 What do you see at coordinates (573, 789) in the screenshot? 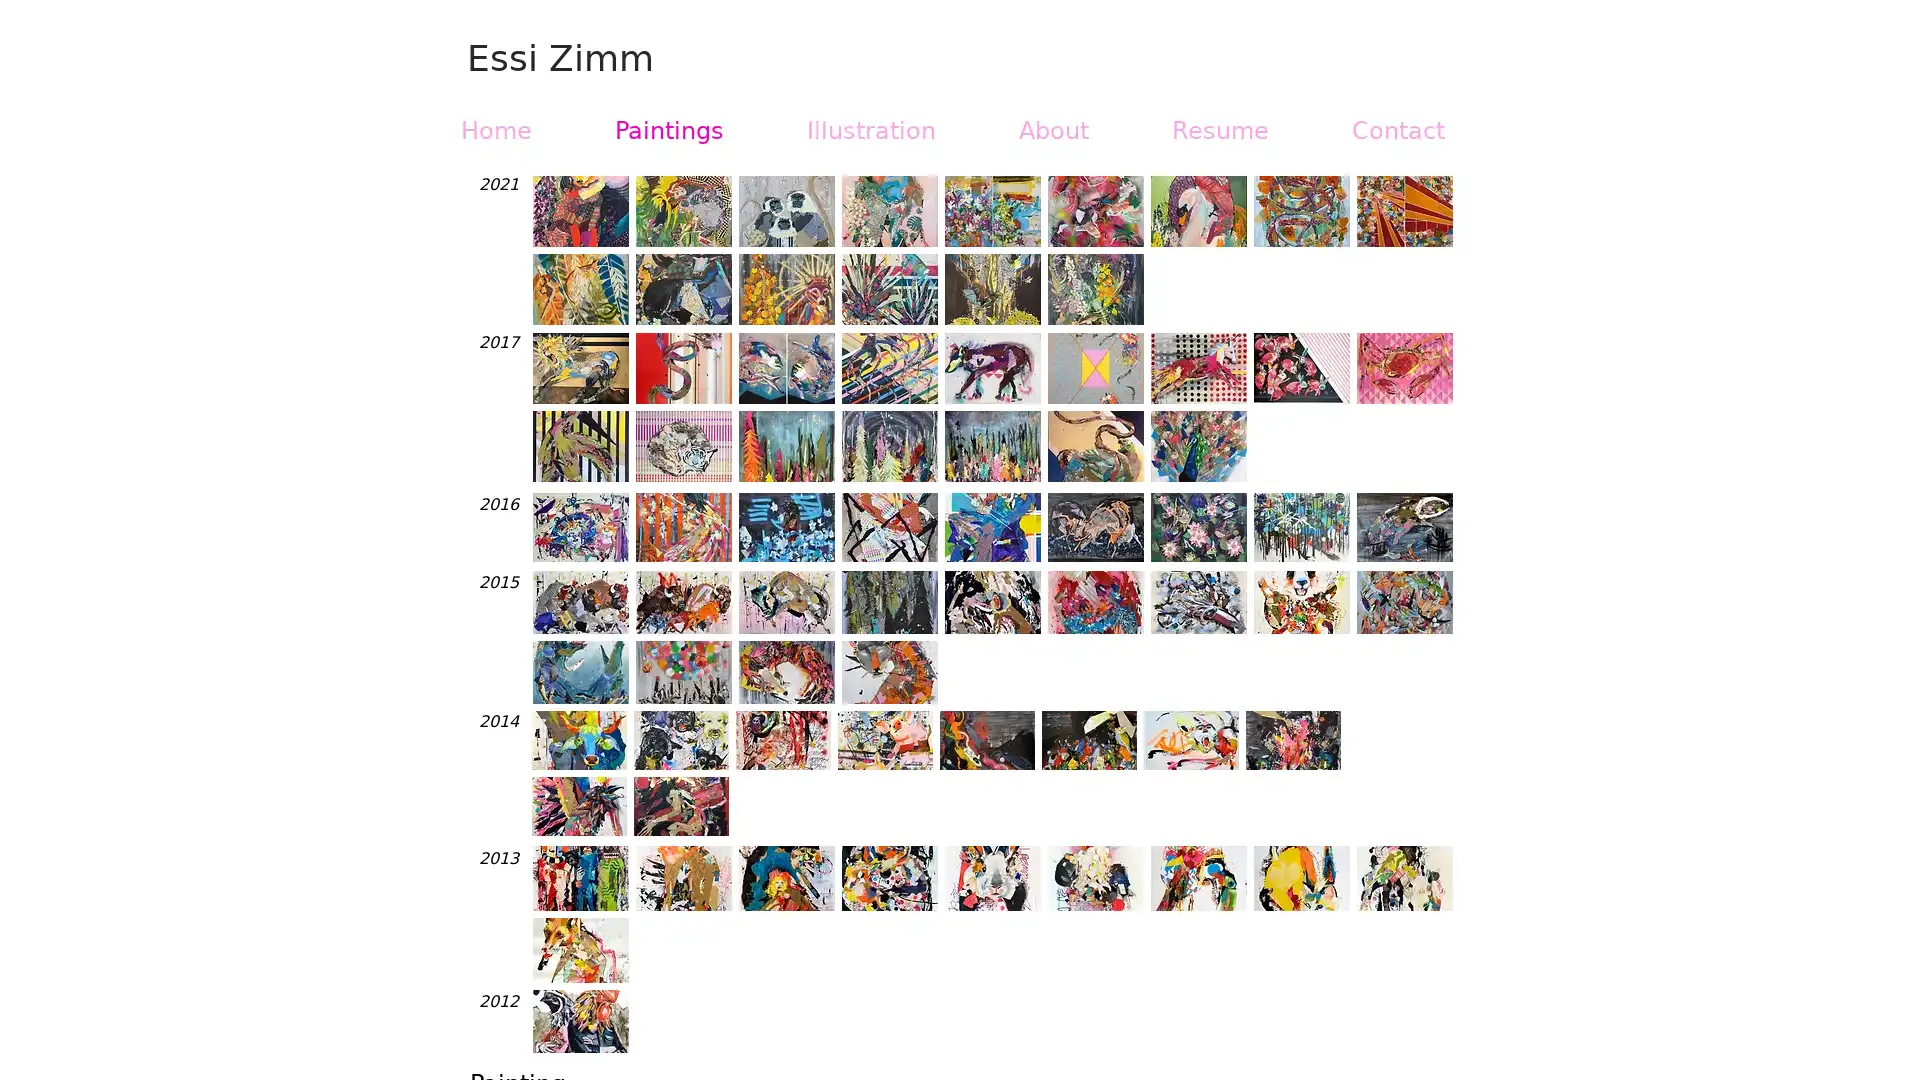
I see `previous` at bounding box center [573, 789].